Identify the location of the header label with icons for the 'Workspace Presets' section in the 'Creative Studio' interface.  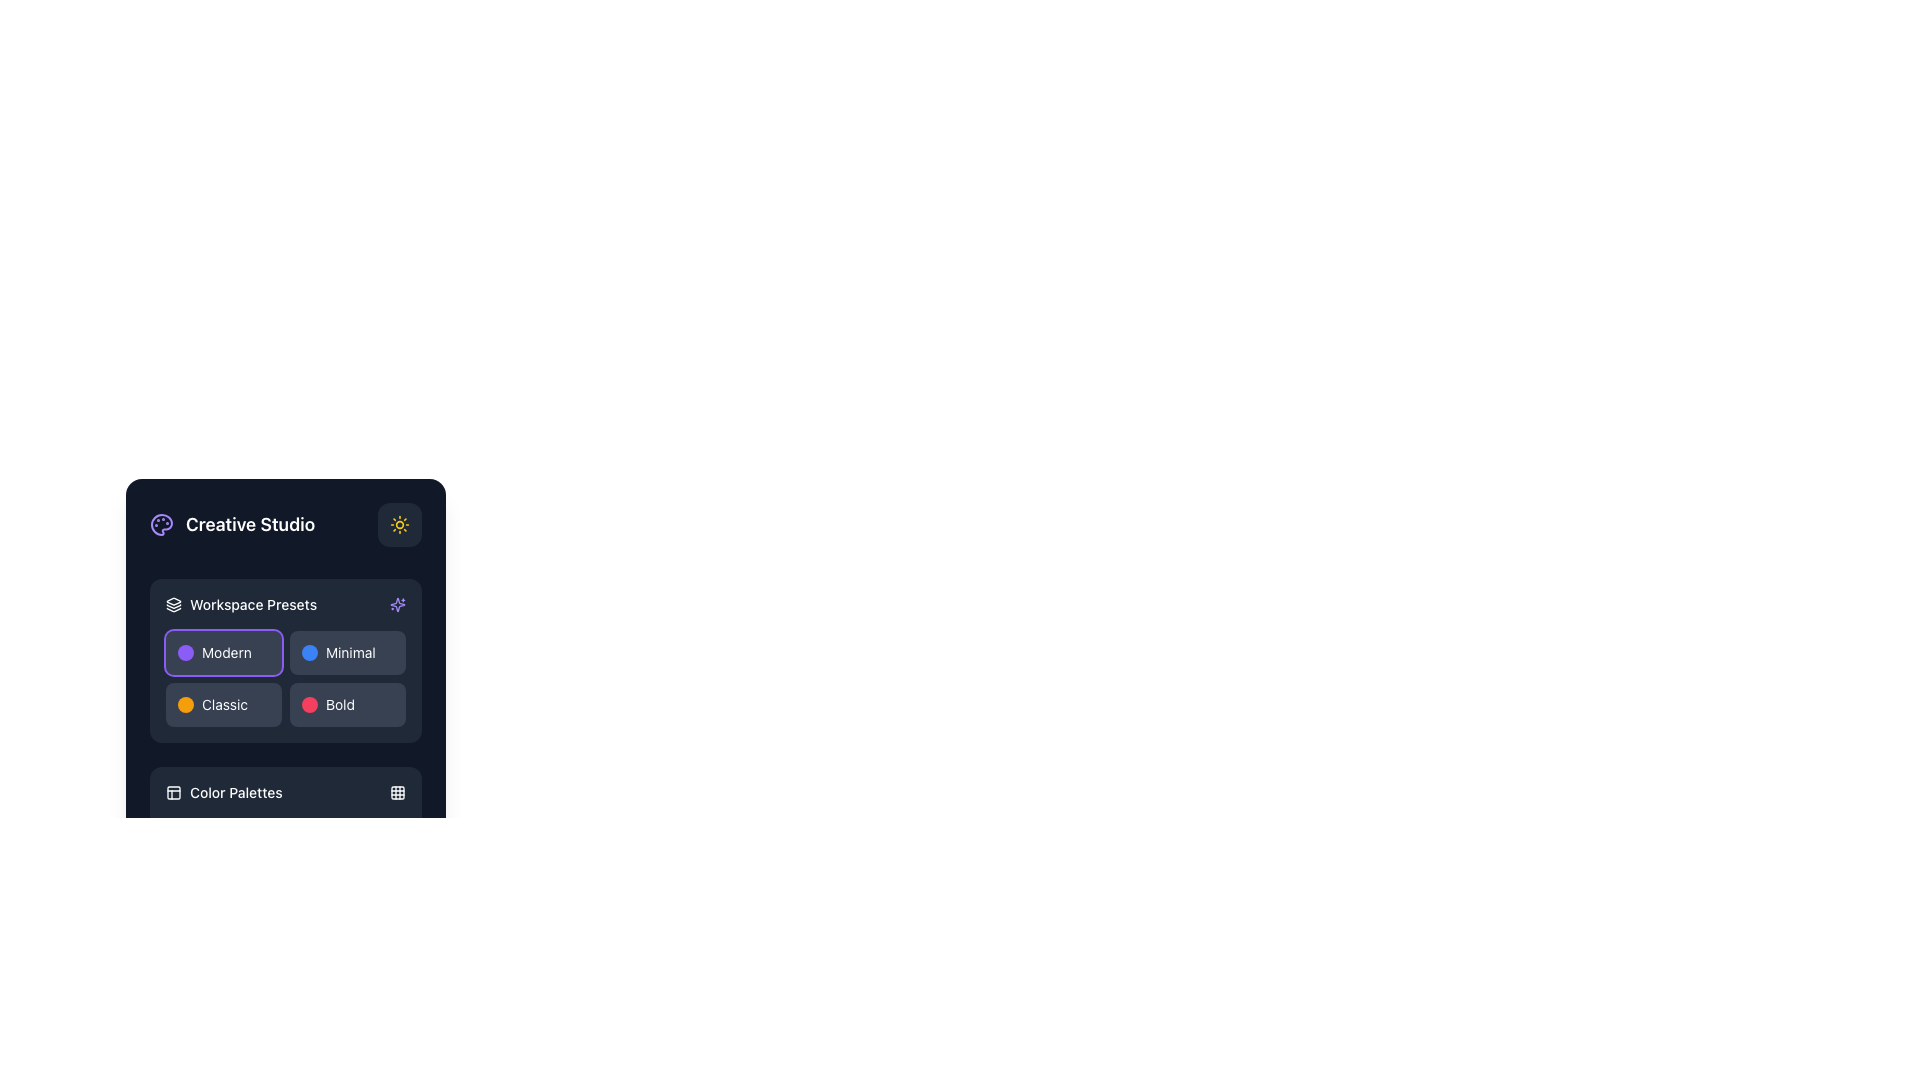
(285, 604).